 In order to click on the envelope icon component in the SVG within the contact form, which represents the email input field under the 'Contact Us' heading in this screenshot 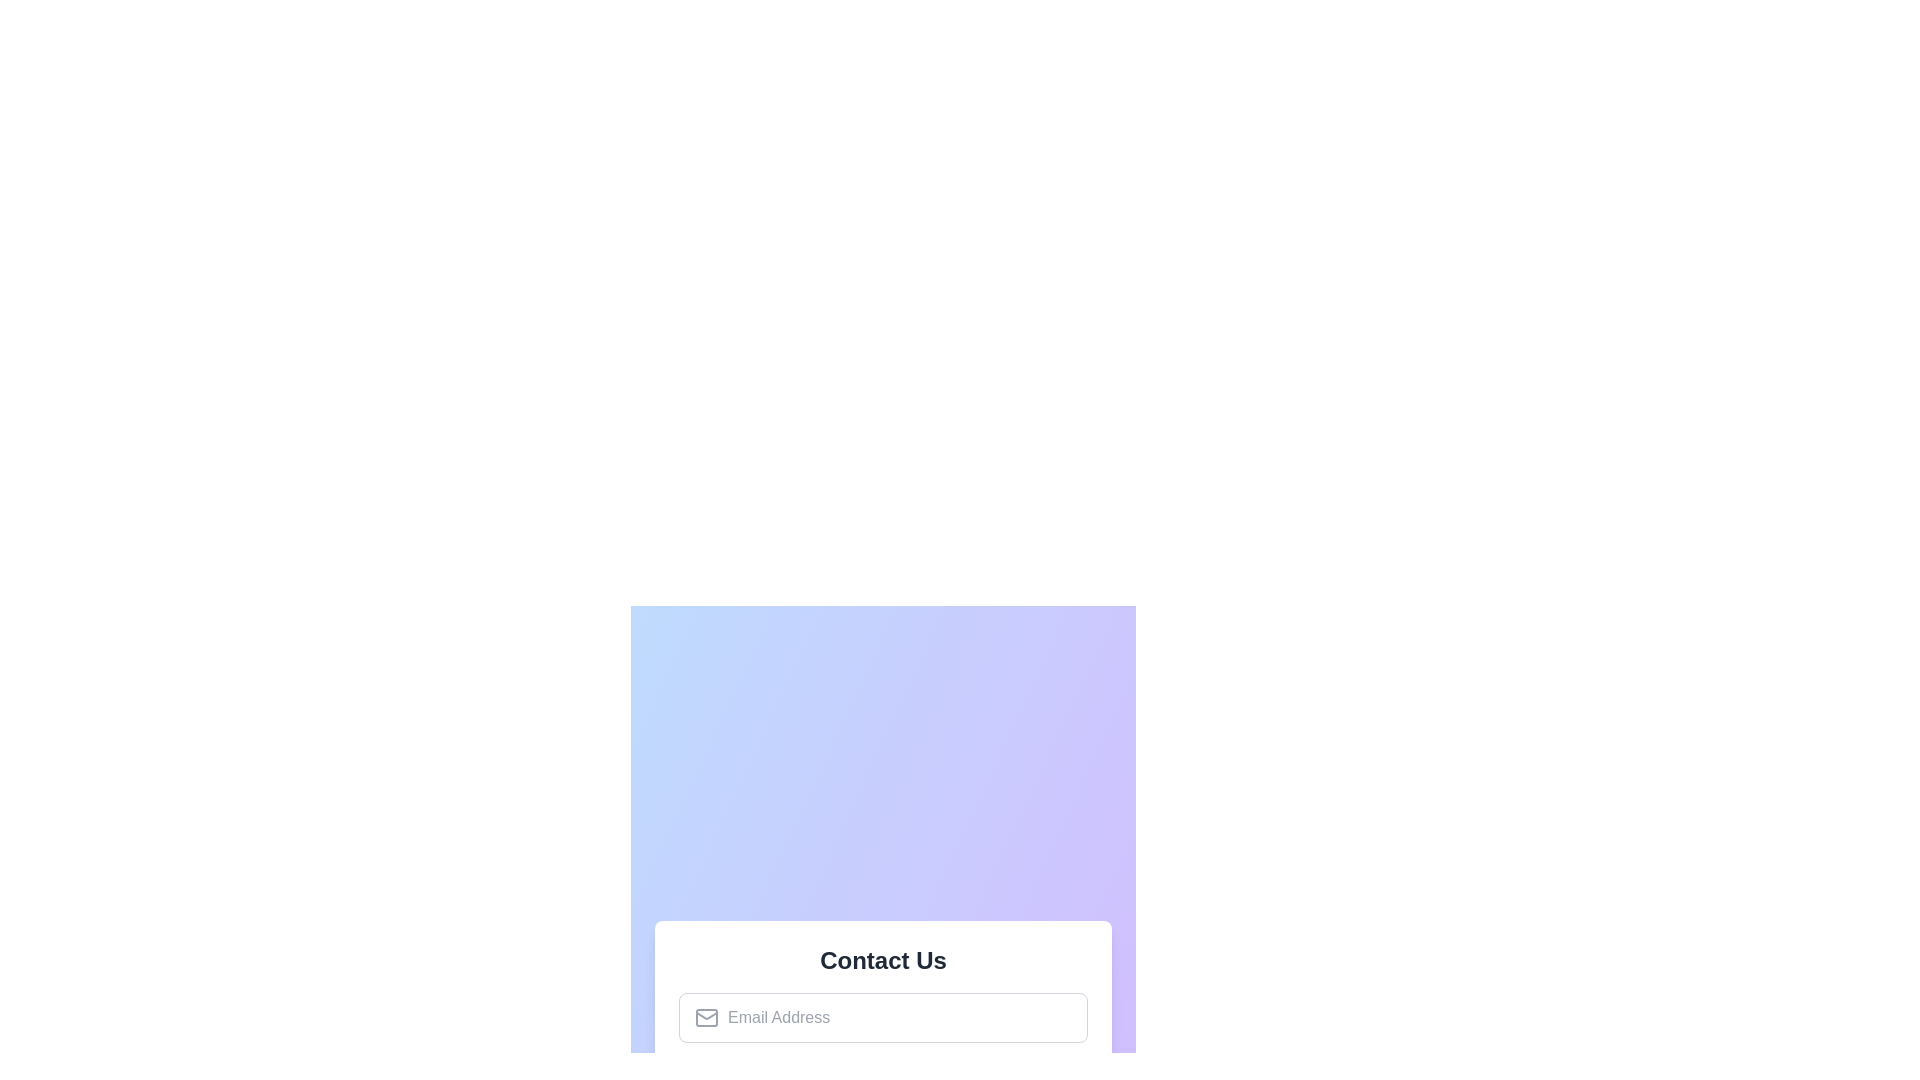, I will do `click(706, 1017)`.